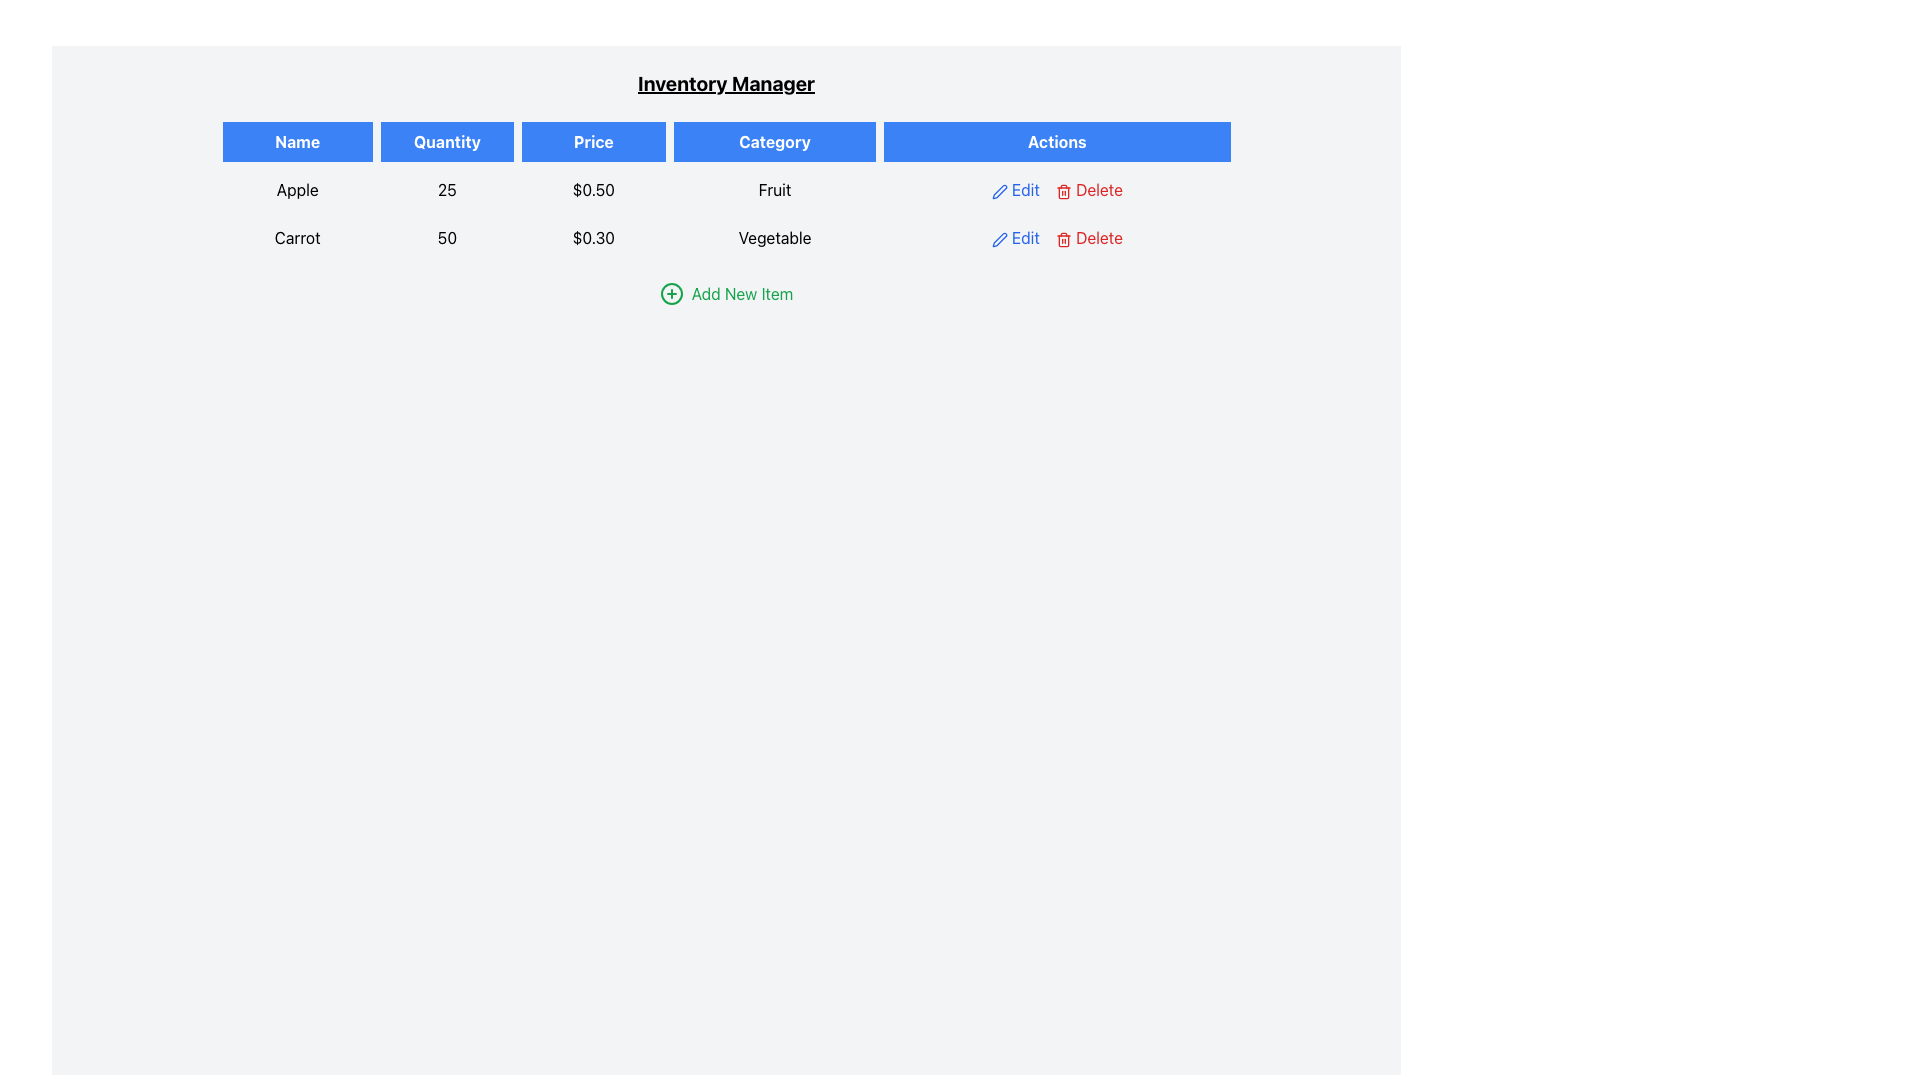 The width and height of the screenshot is (1920, 1080). Describe the element at coordinates (1056, 189) in the screenshot. I see `the 'Delete' button in the Actions column of the first row, which is styled in red` at that location.